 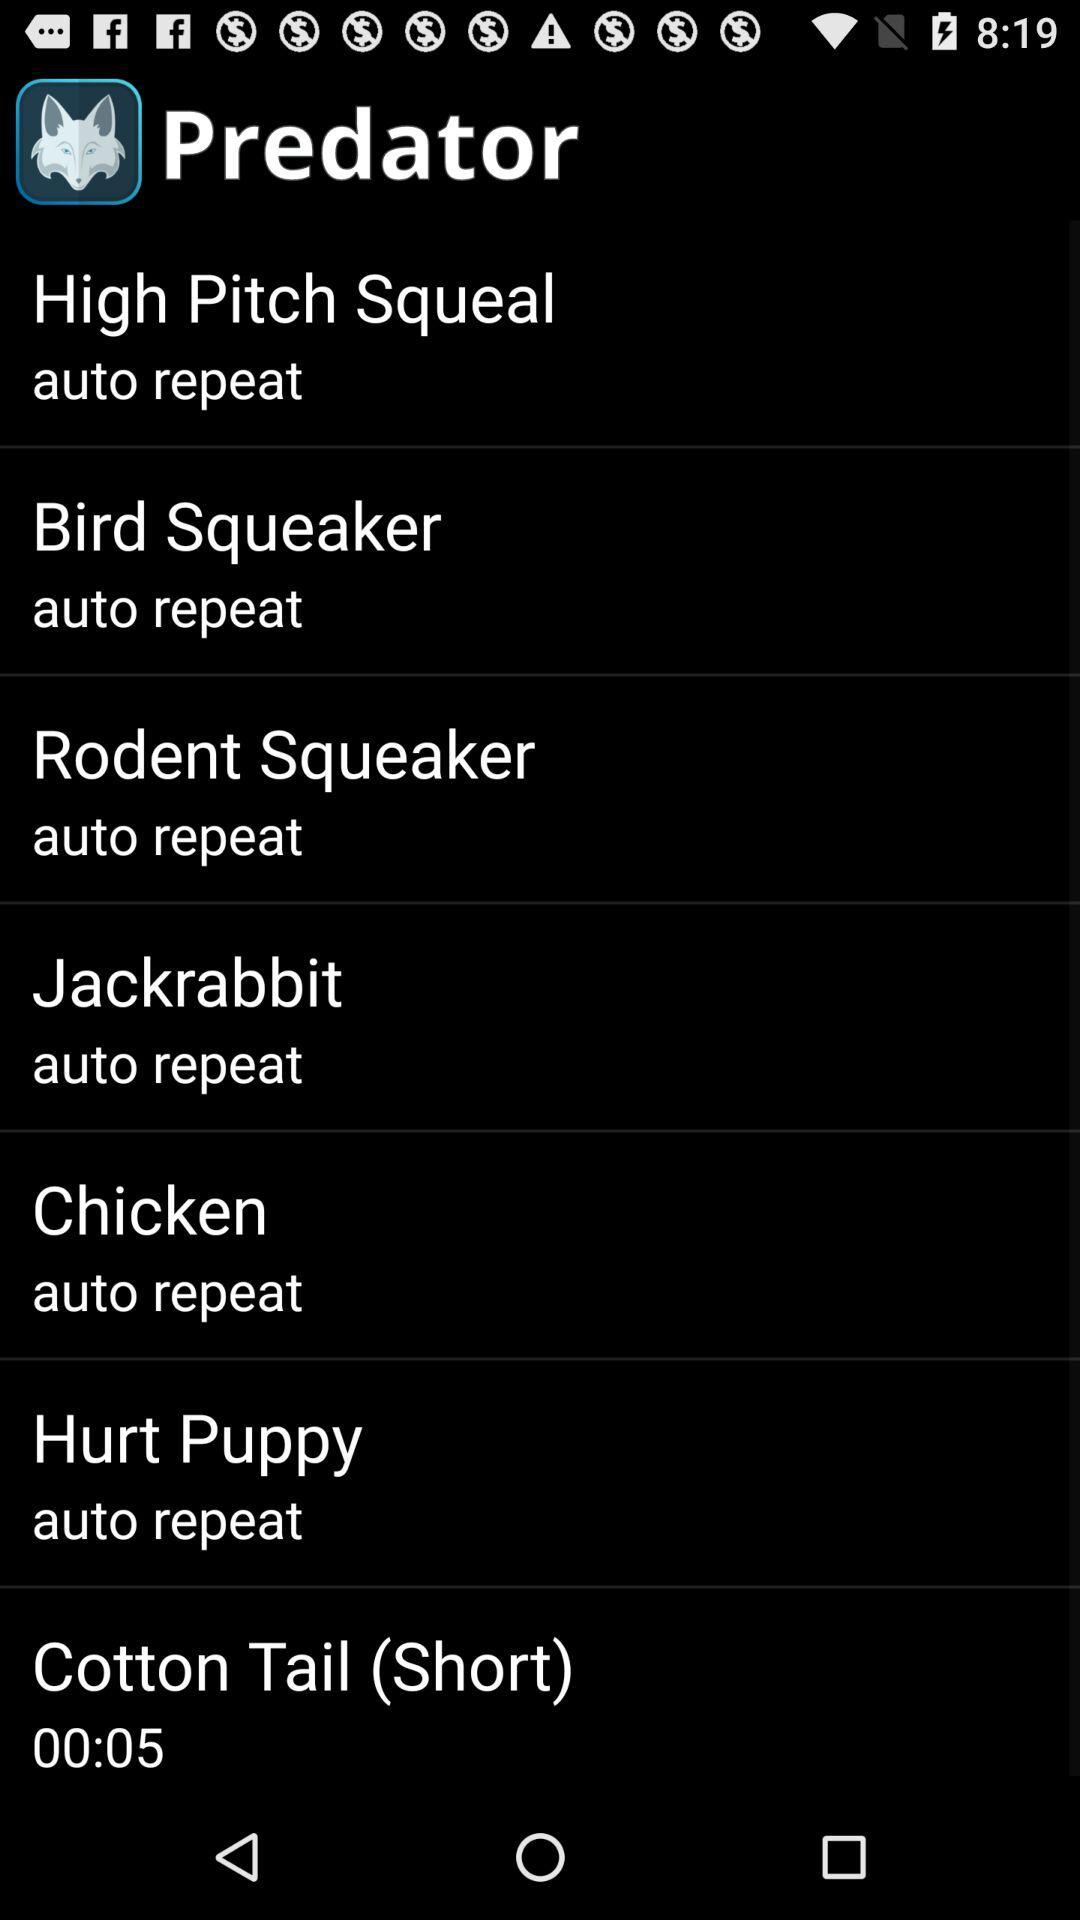 I want to click on icon below the cotton tail (short), so click(x=97, y=1744).